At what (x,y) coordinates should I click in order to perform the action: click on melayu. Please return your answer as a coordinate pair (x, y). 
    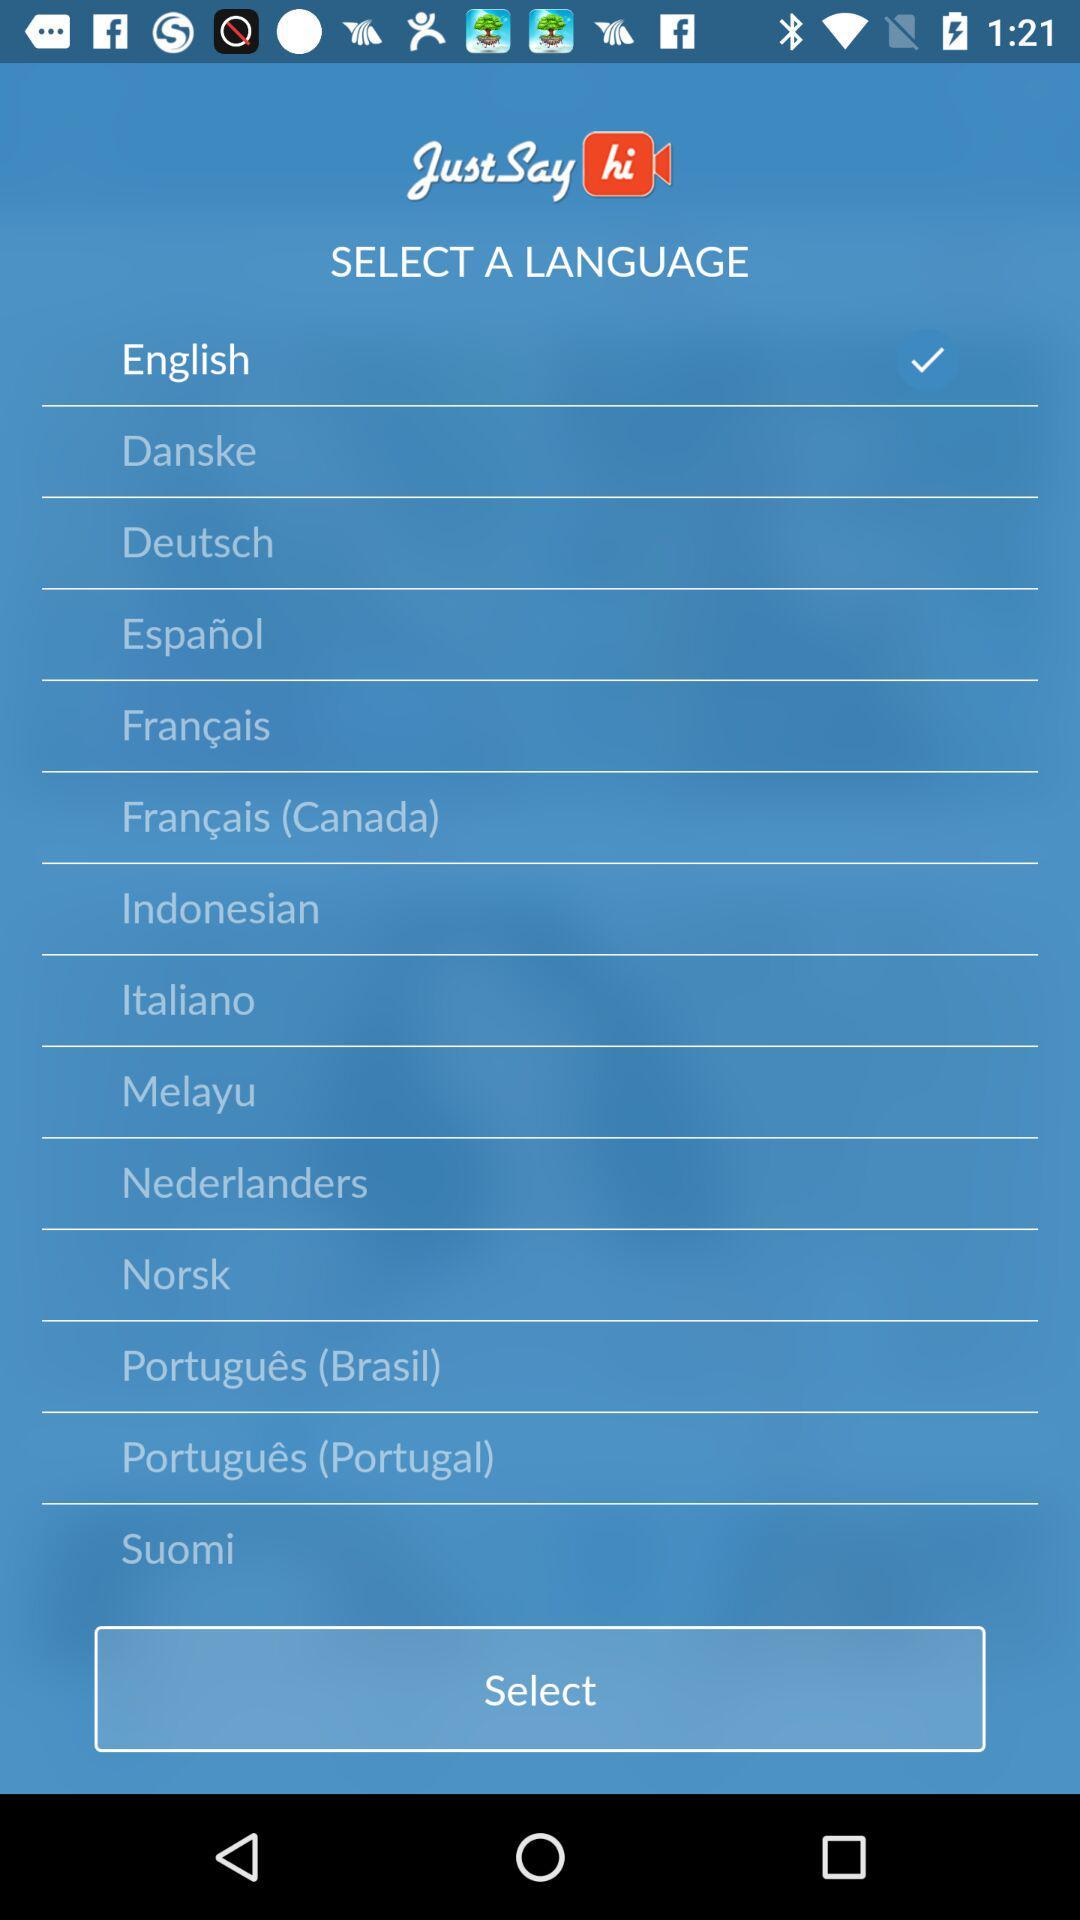
    Looking at the image, I should click on (188, 1088).